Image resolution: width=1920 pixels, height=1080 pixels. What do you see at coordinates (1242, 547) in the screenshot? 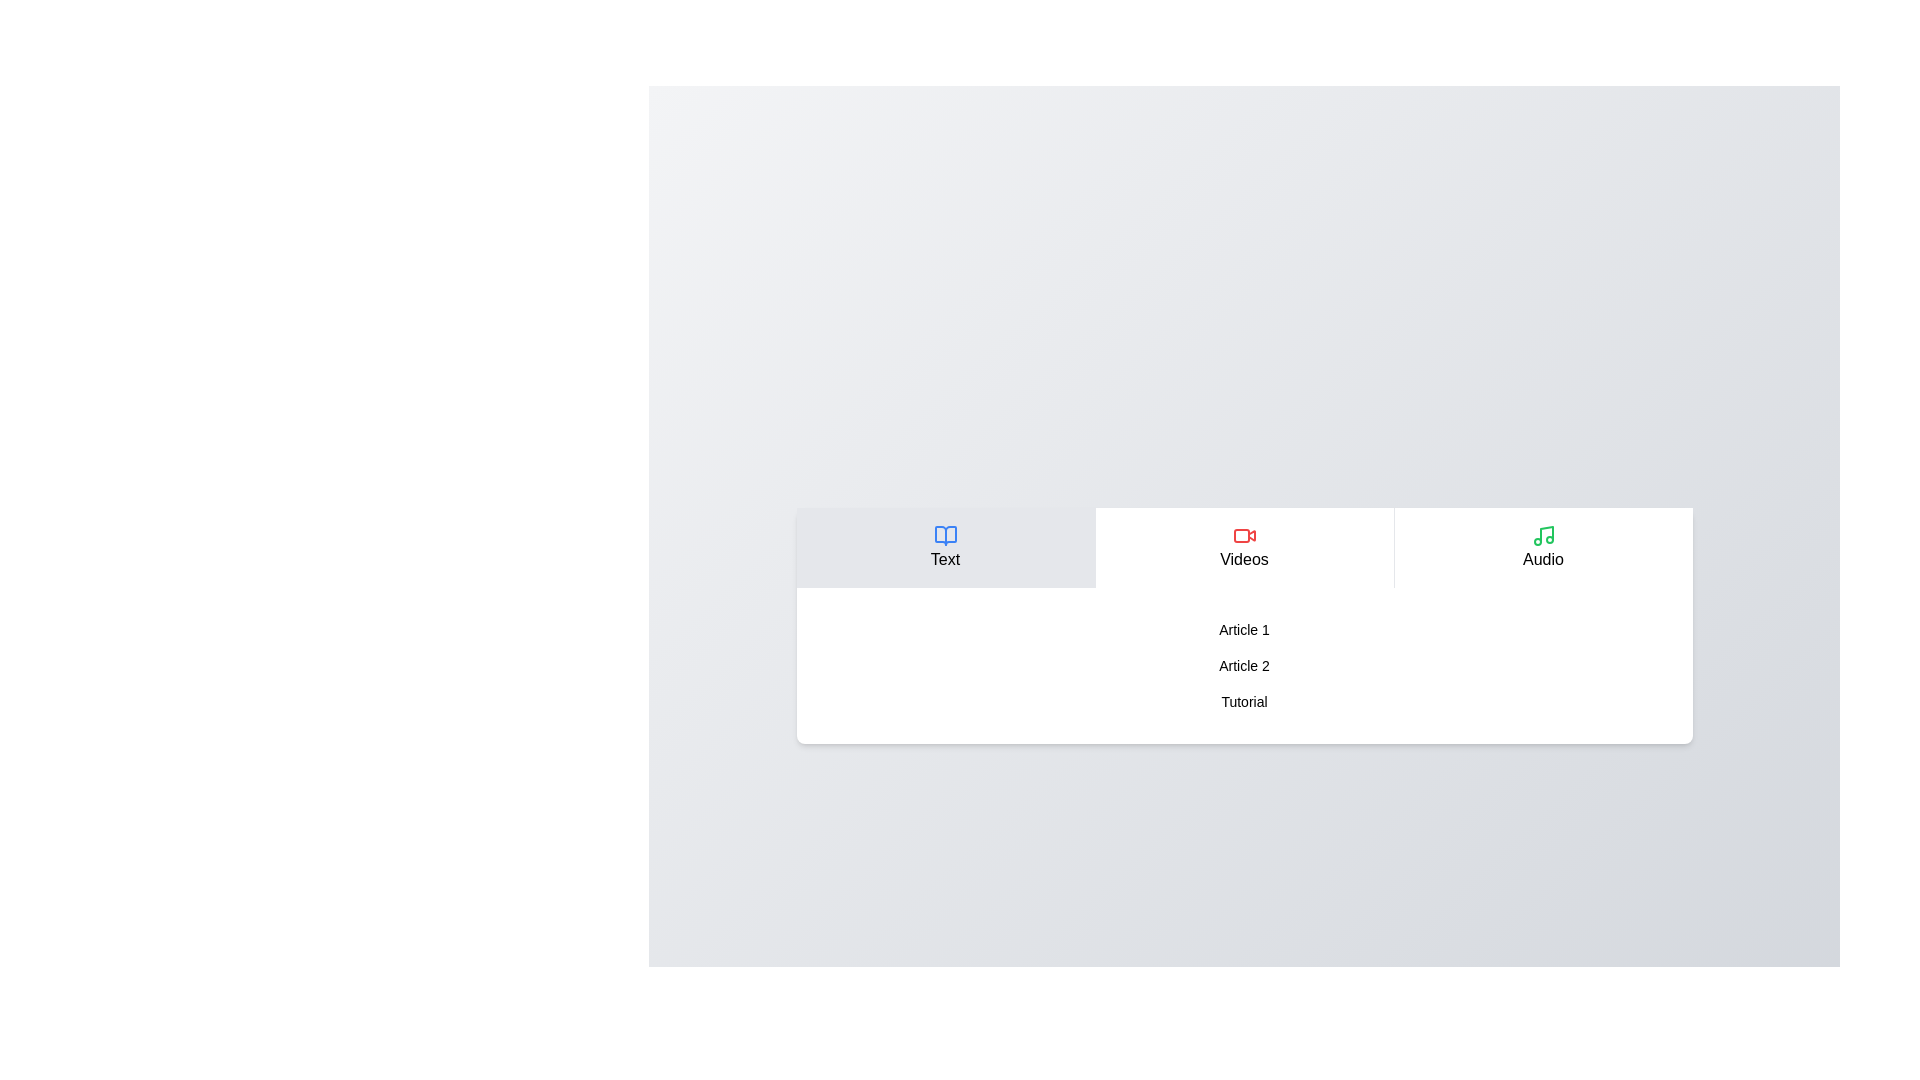
I see `the Videos tab` at bounding box center [1242, 547].